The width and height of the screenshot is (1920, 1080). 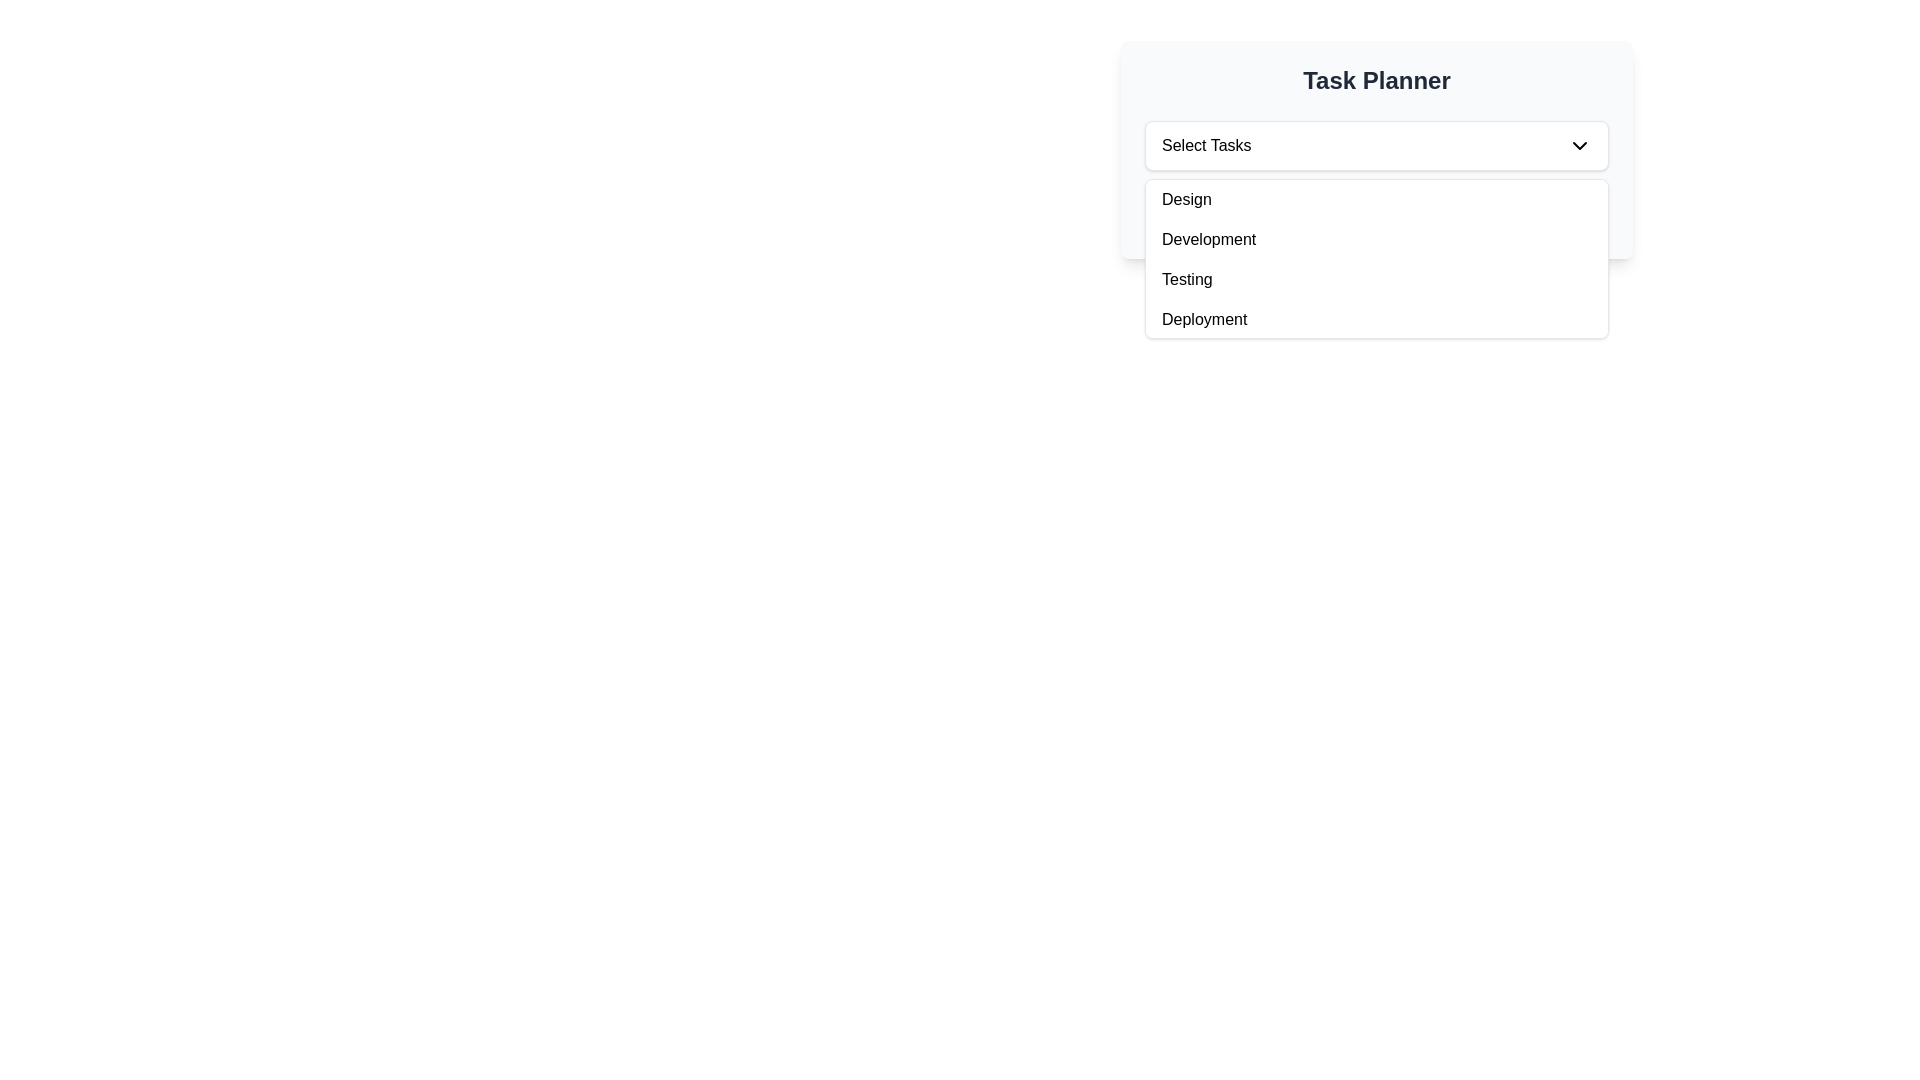 I want to click on the second selectable option in the dropdown menu that allows users to choose 'Development' as a task, so click(x=1376, y=238).